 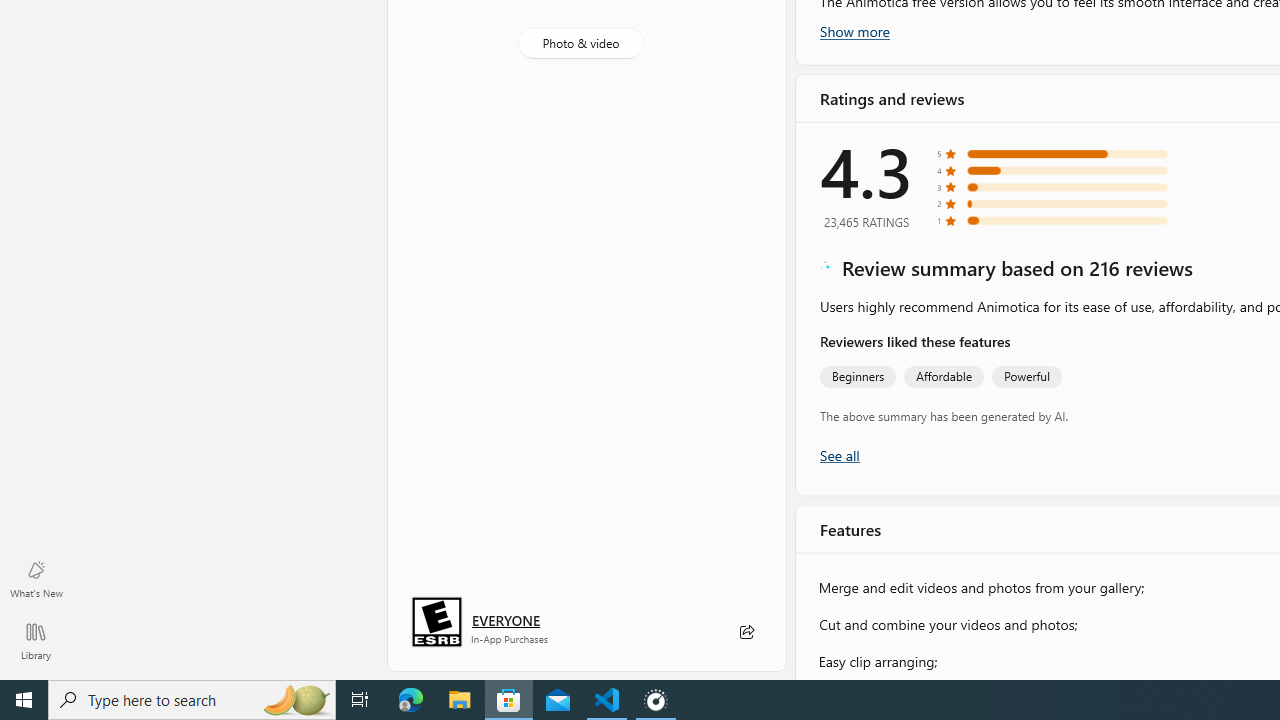 What do you see at coordinates (35, 640) in the screenshot?
I see `'Library'` at bounding box center [35, 640].